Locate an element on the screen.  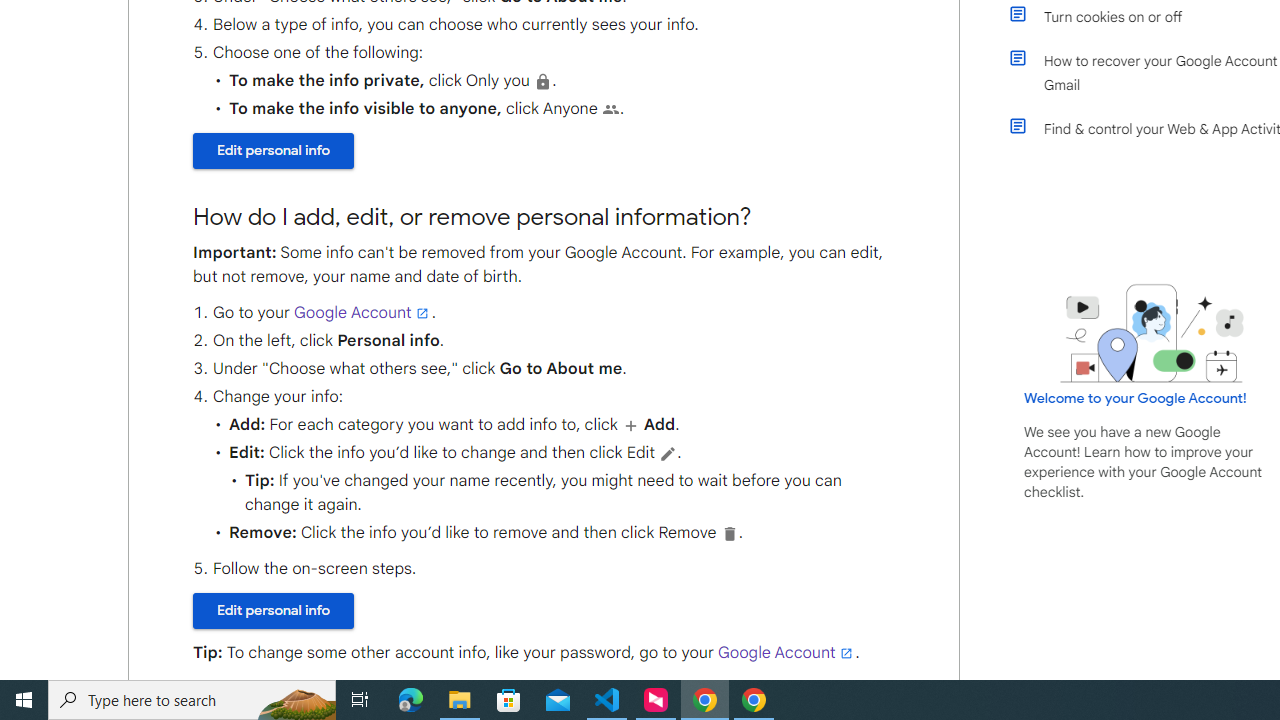
'Delete' is located at coordinates (727, 532).